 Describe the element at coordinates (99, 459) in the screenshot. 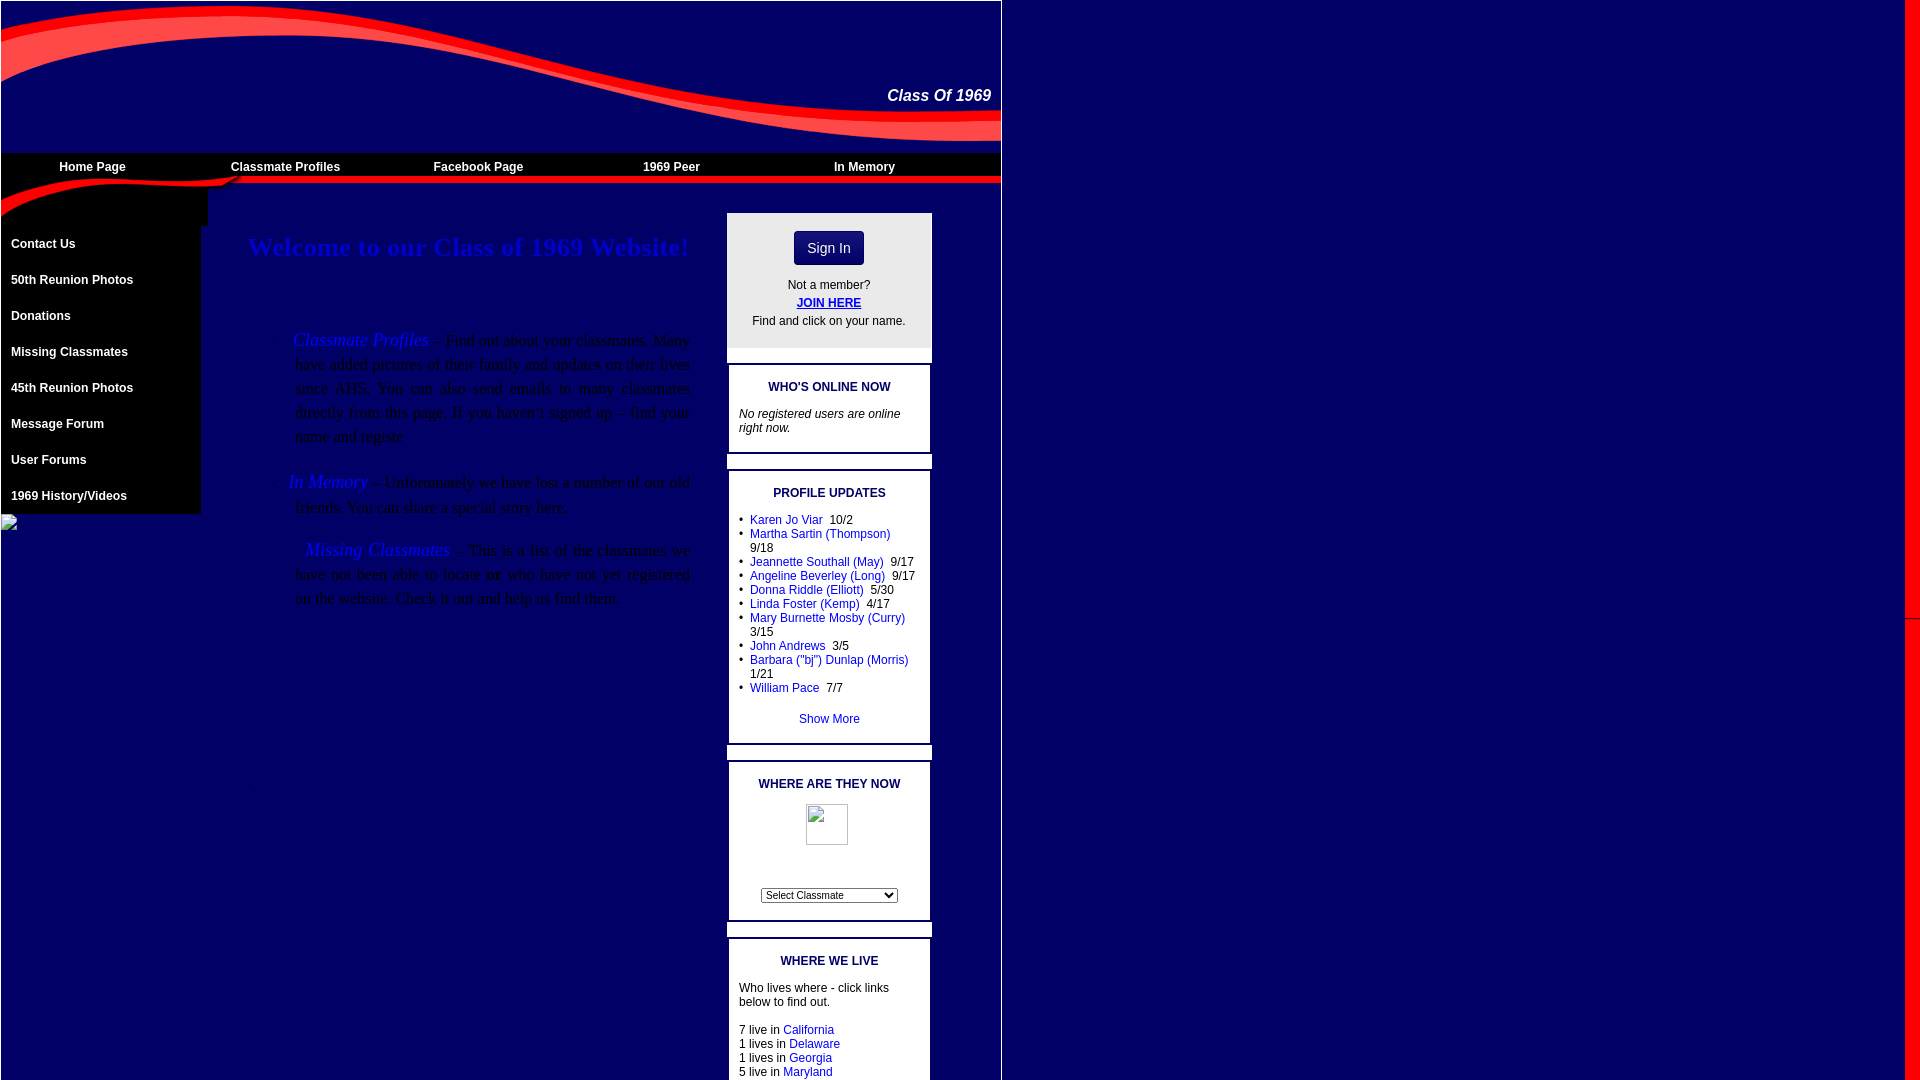

I see `'User Forums'` at that location.